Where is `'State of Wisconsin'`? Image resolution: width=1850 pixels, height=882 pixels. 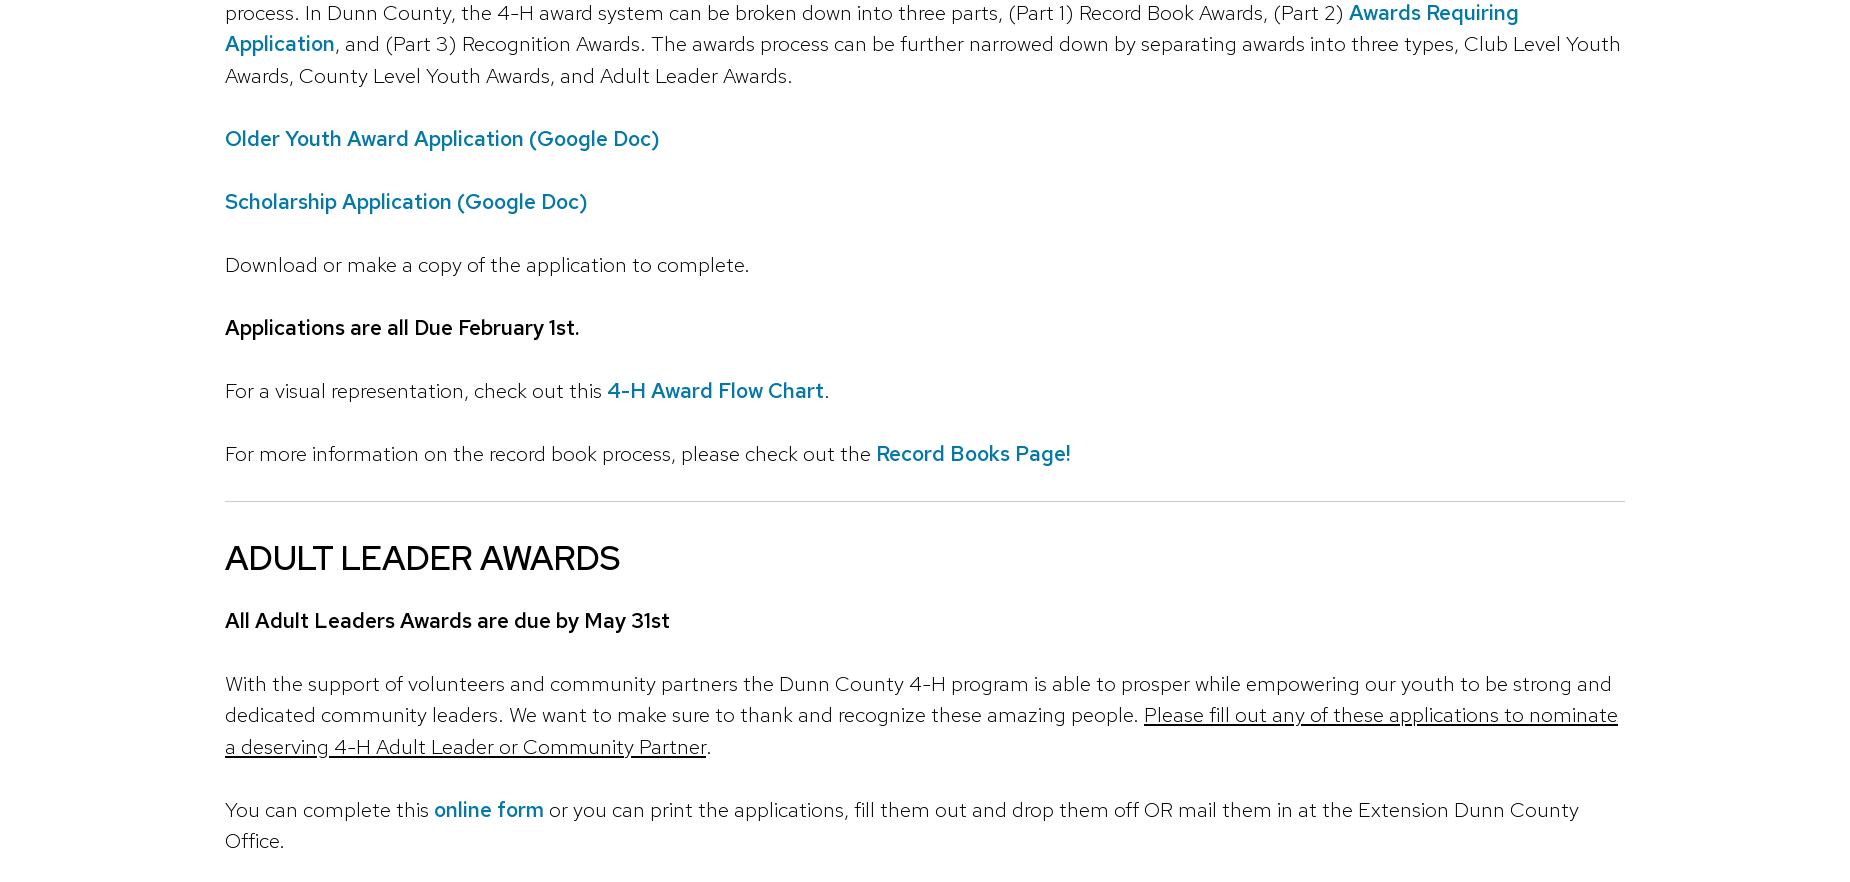 'State of Wisconsin' is located at coordinates (712, 374).